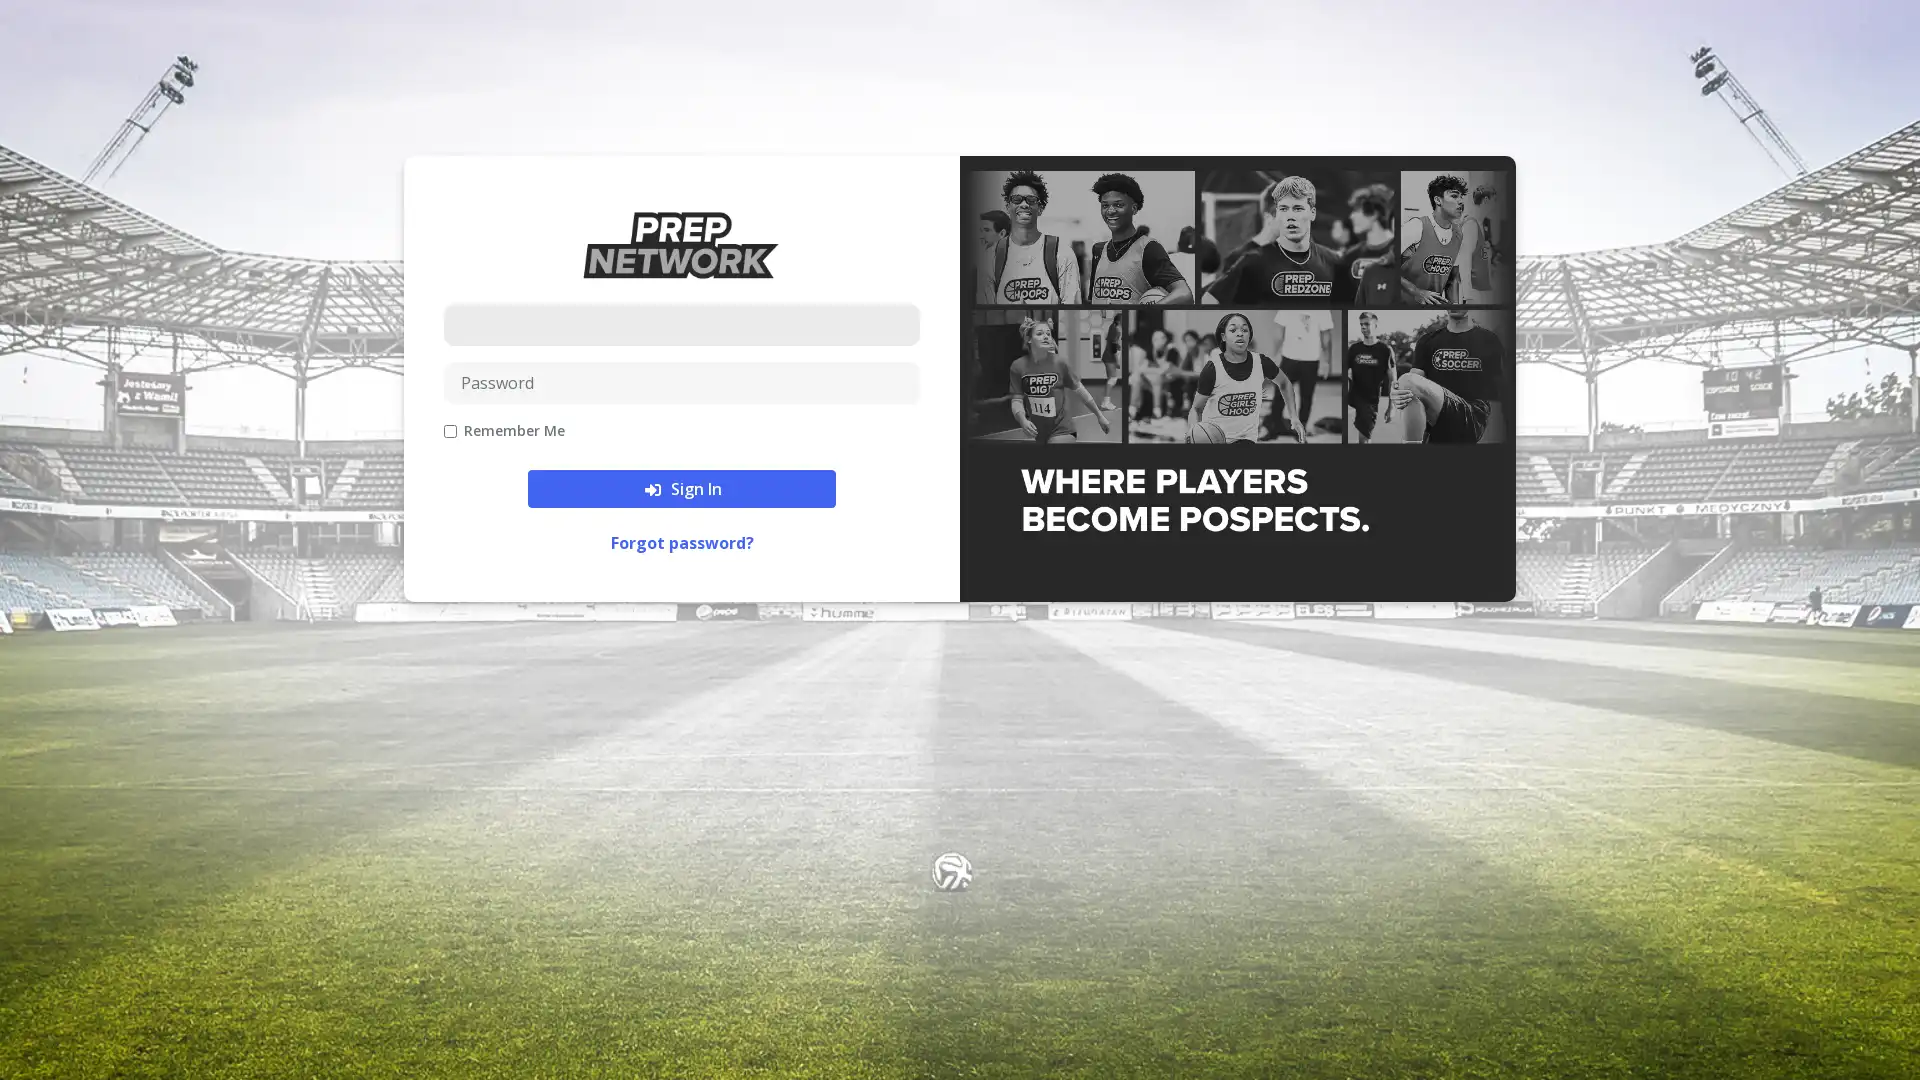  What do you see at coordinates (681, 488) in the screenshot?
I see `Sign In` at bounding box center [681, 488].